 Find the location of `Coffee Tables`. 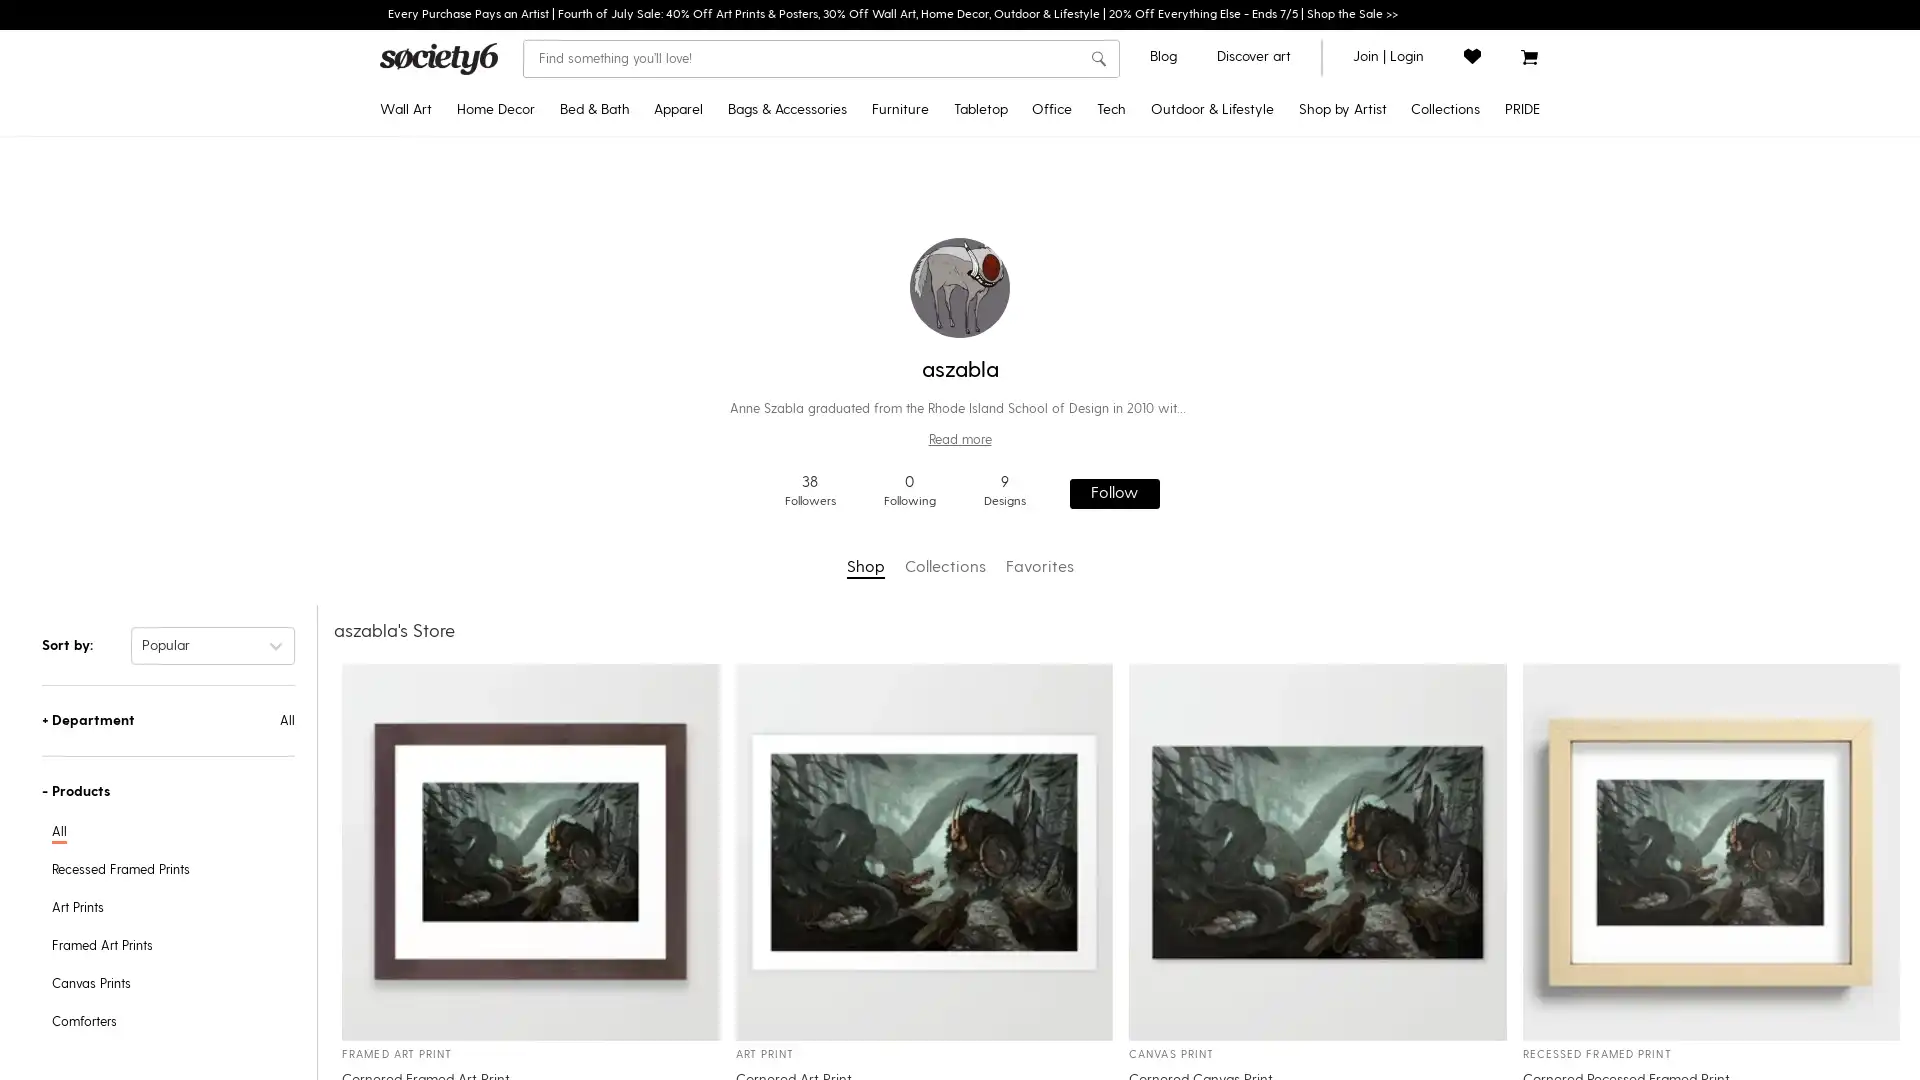

Coffee Tables is located at coordinates (934, 320).